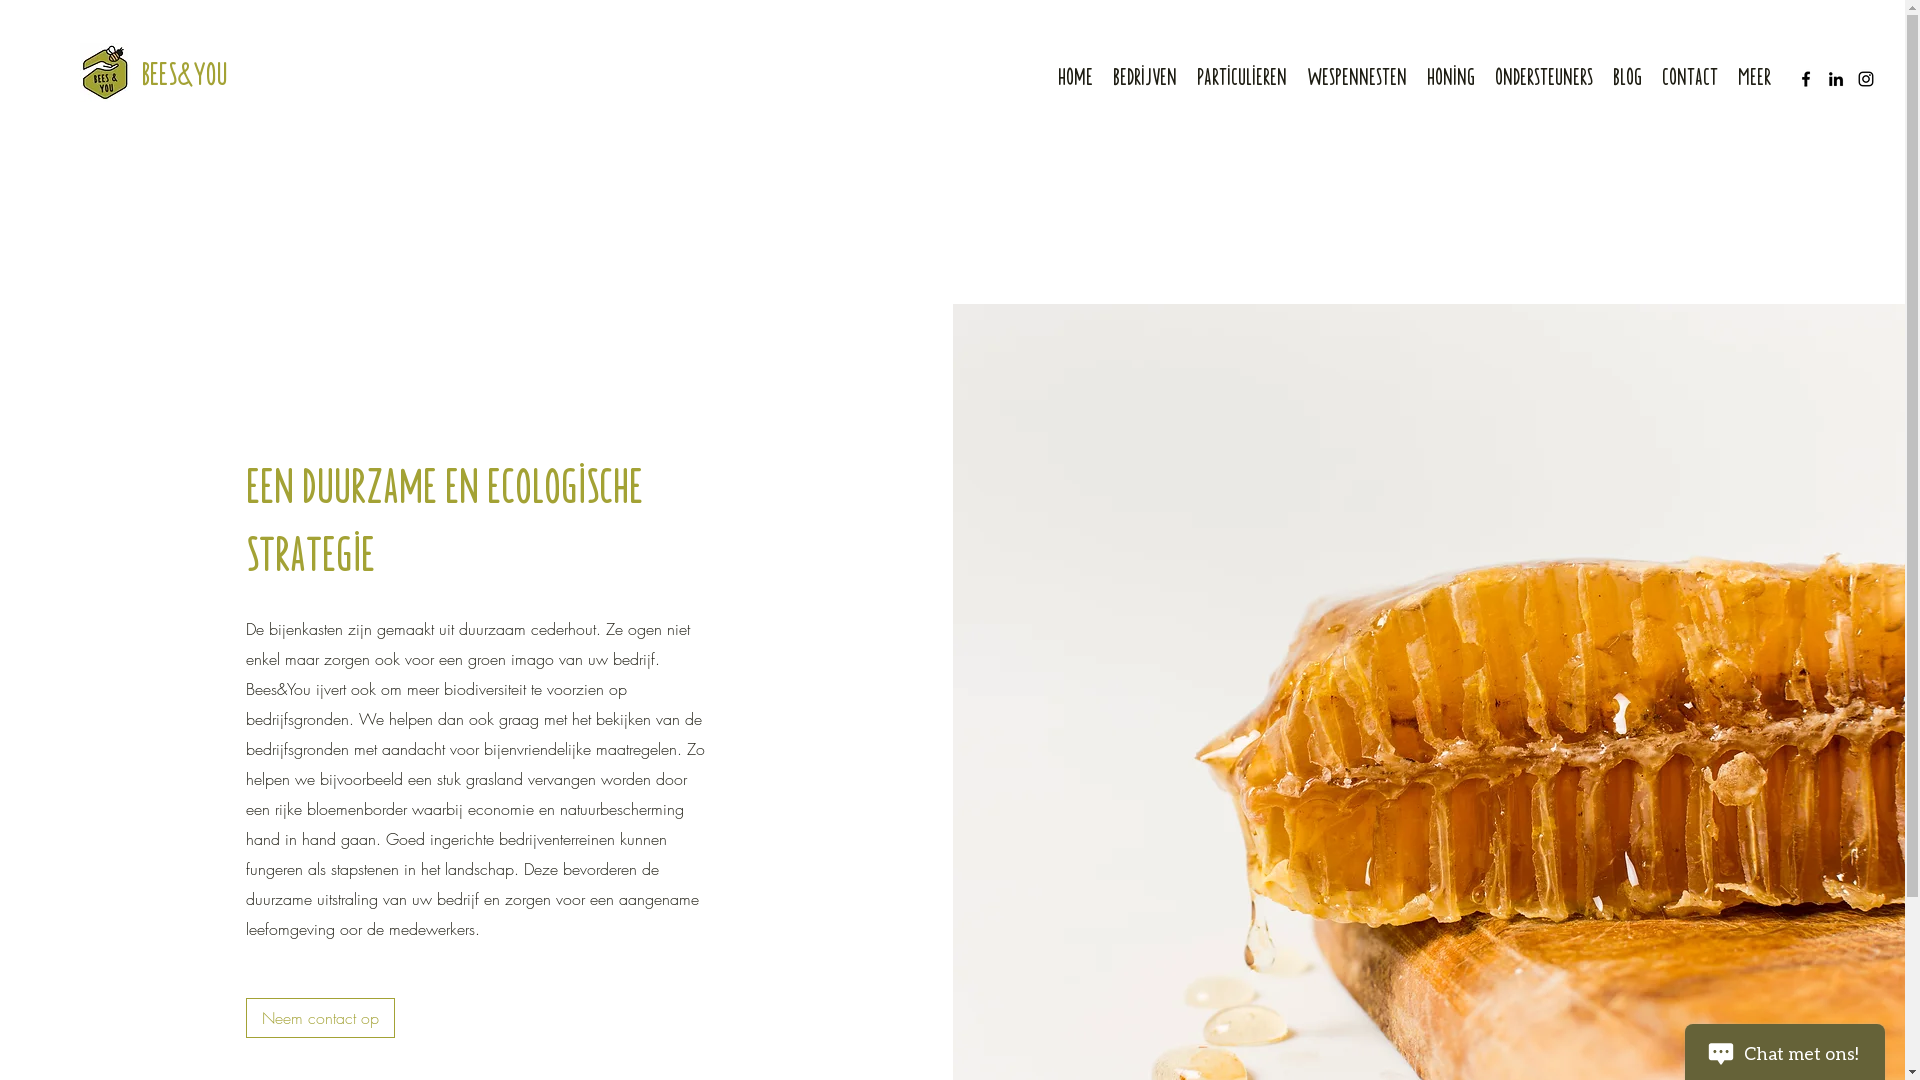 The width and height of the screenshot is (1920, 1080). I want to click on 'Bees&You', so click(184, 69).